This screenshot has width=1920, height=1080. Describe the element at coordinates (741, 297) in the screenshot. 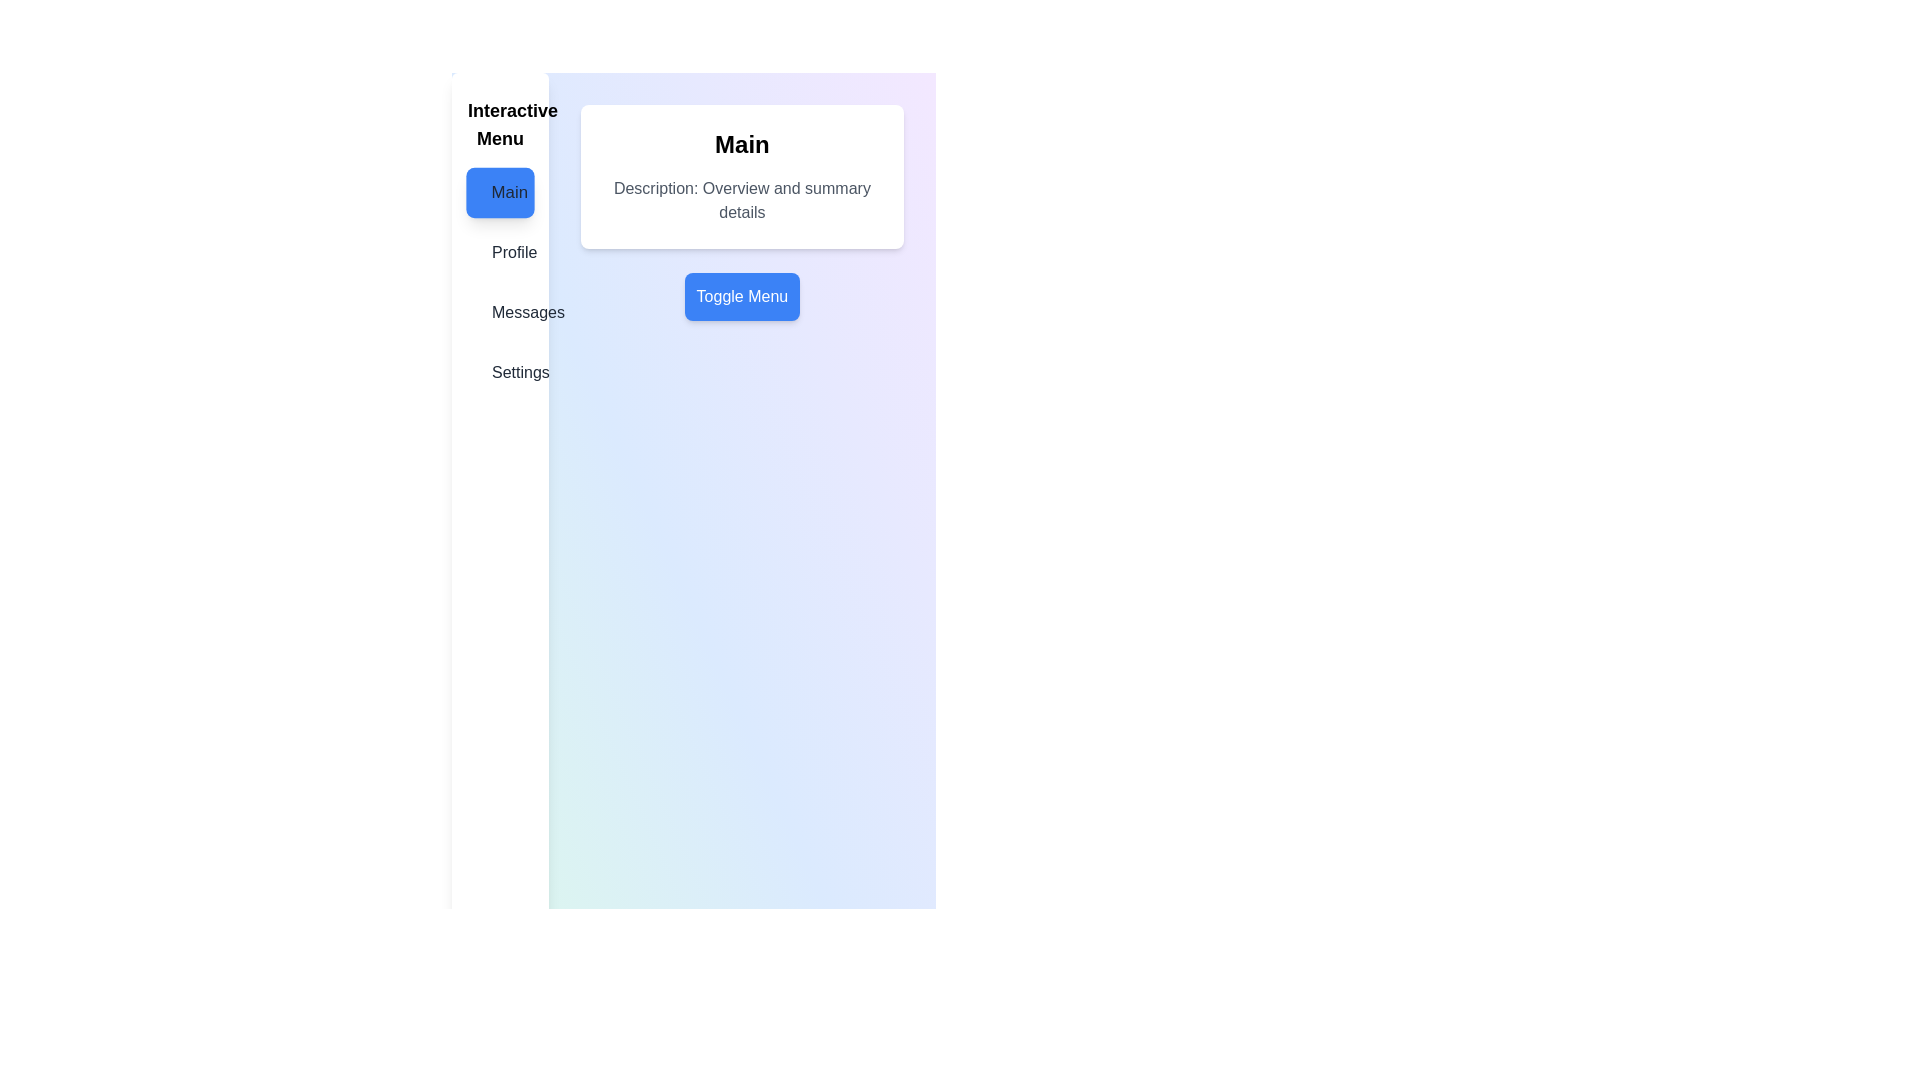

I see `the 'Toggle Menu' button to toggle the menu visibility` at that location.